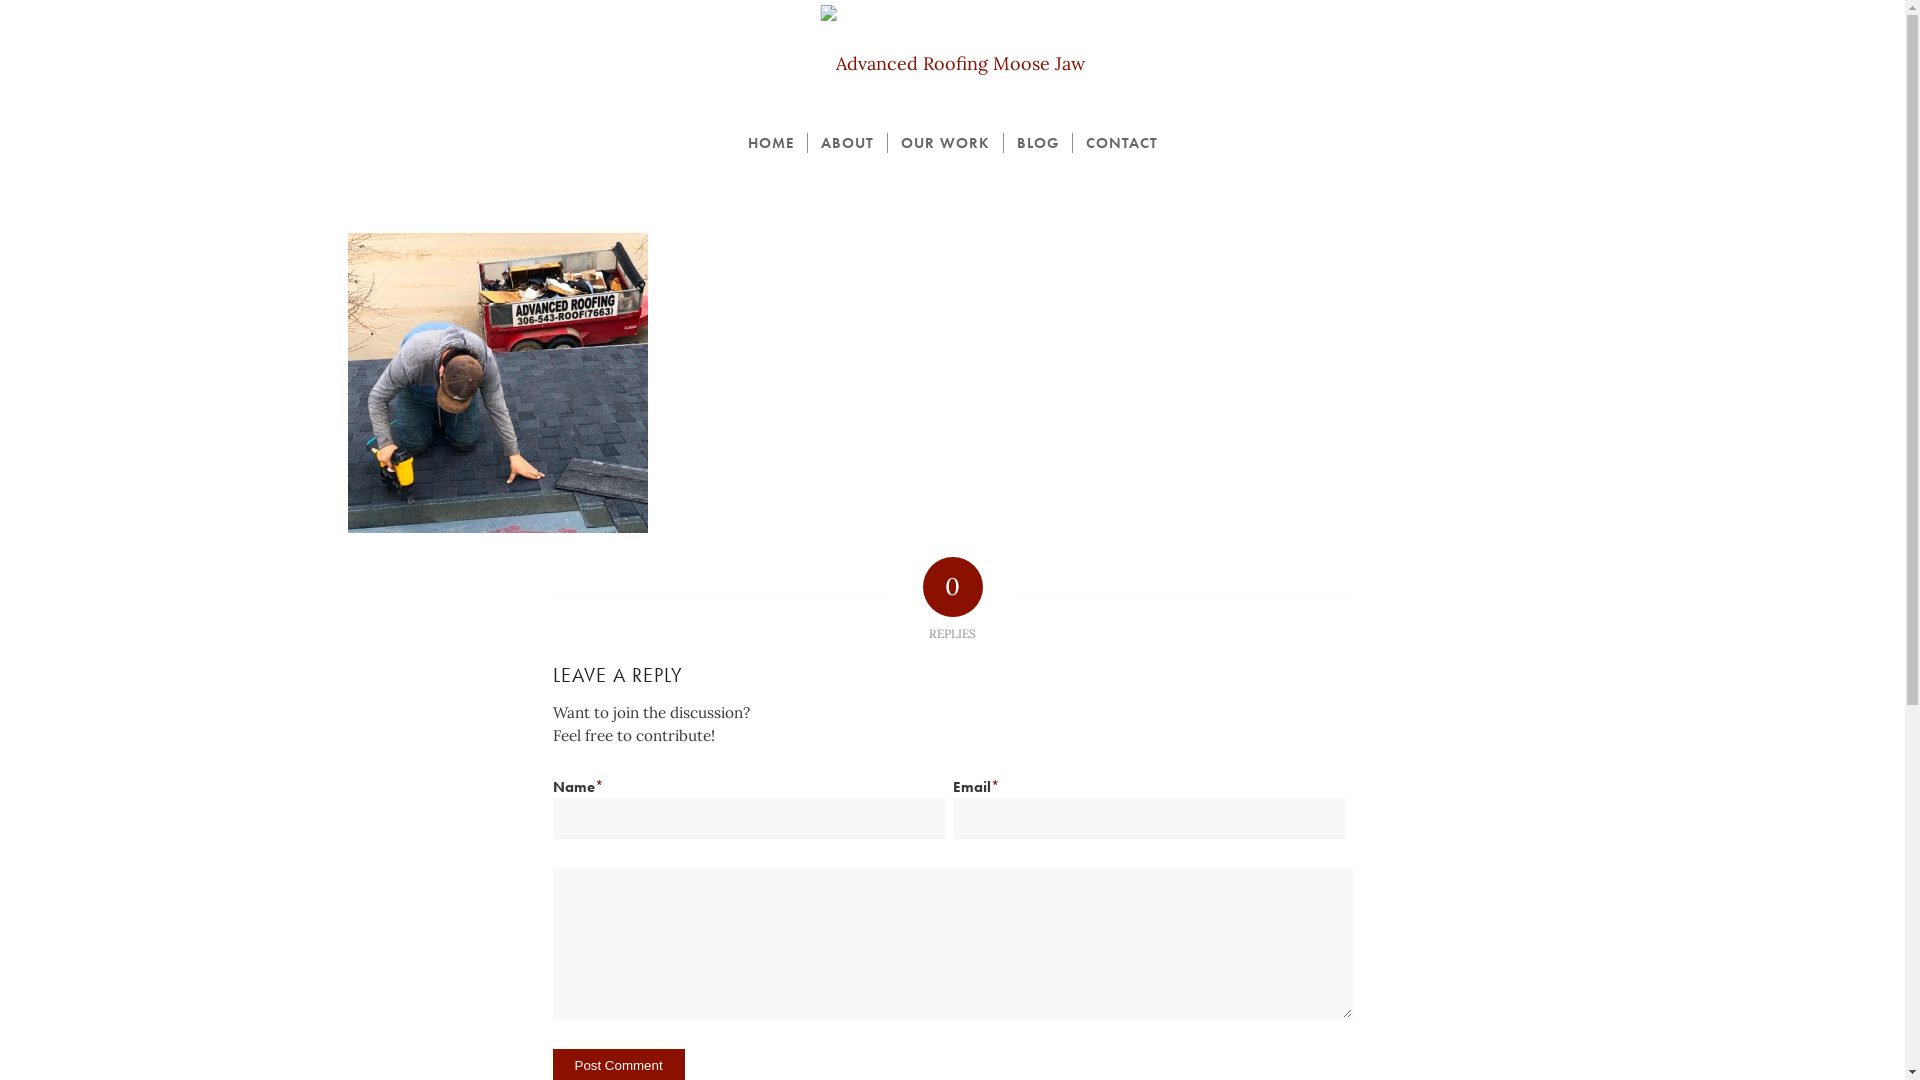 The image size is (1920, 1080). I want to click on 'HOME', so click(768, 141).